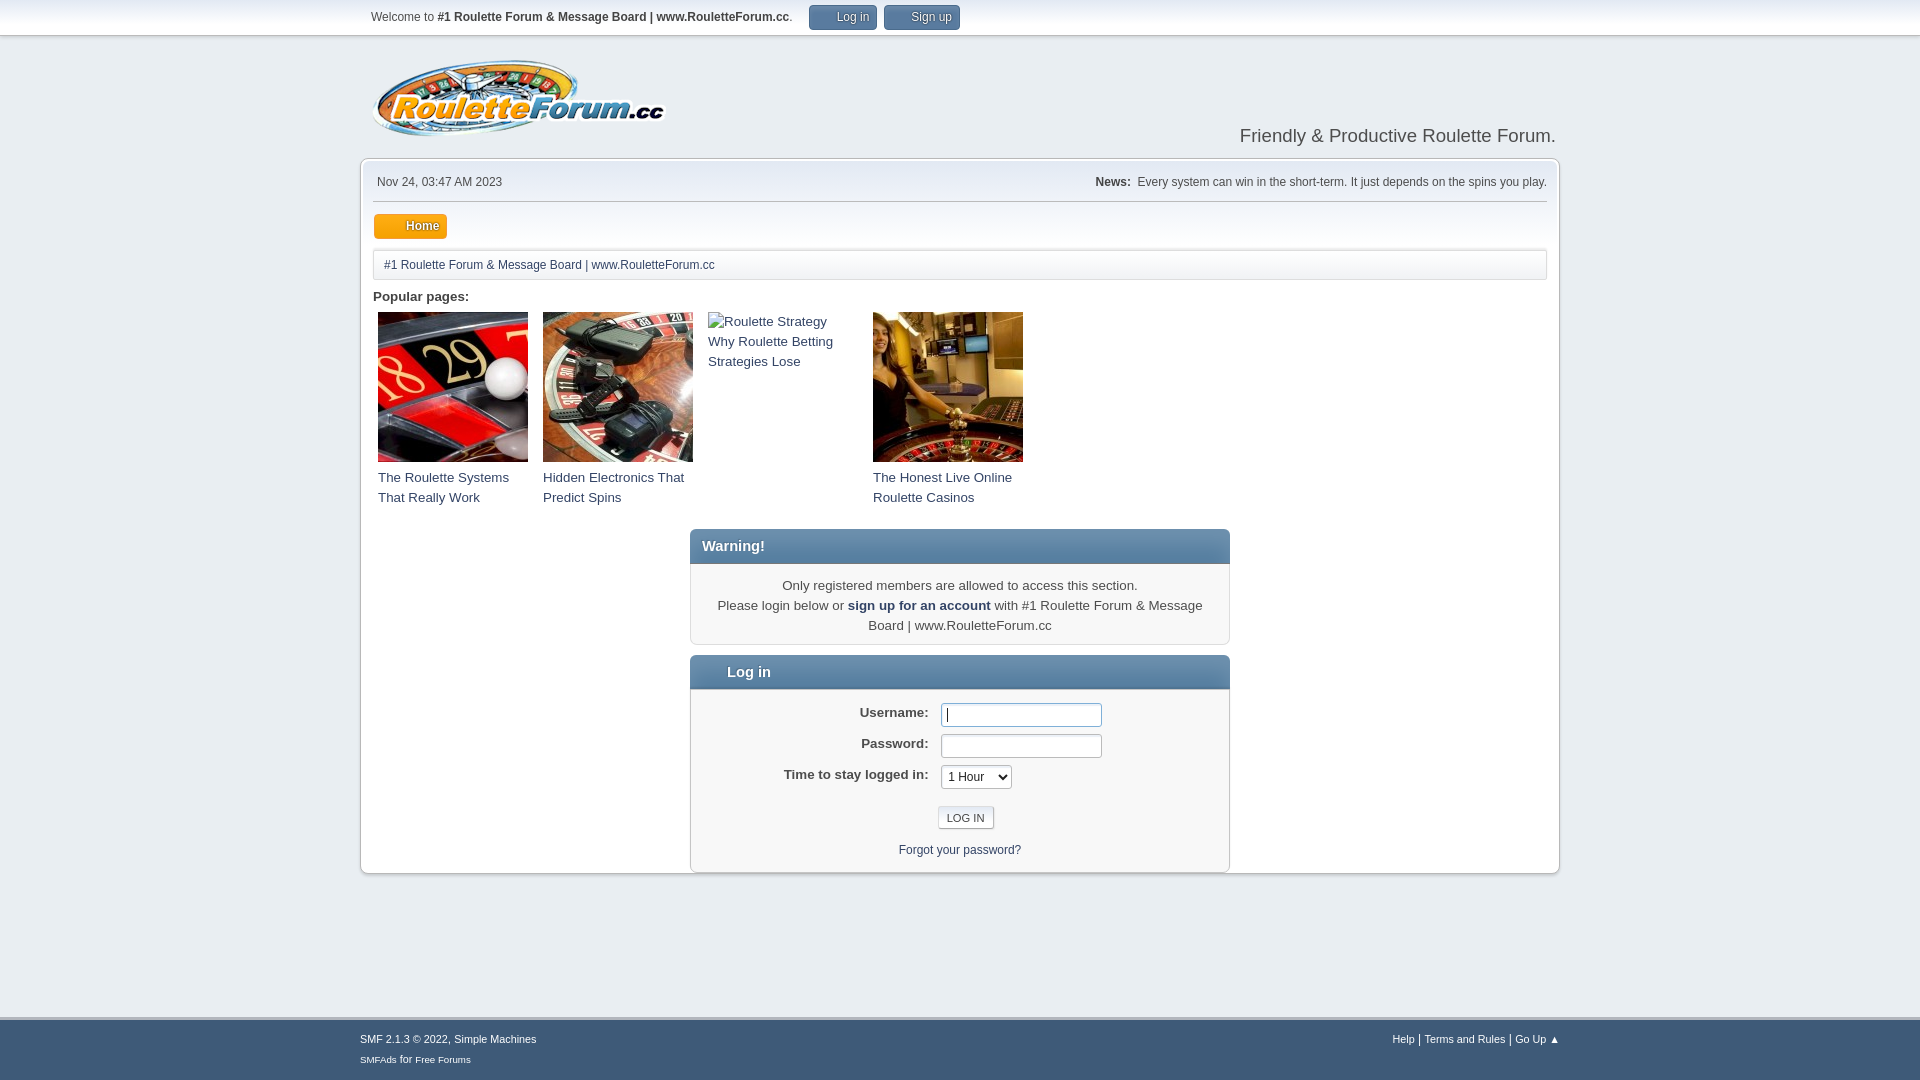 Image resolution: width=1920 pixels, height=1080 pixels. I want to click on 'Why Roulette Betting Strategies Lose', so click(708, 350).